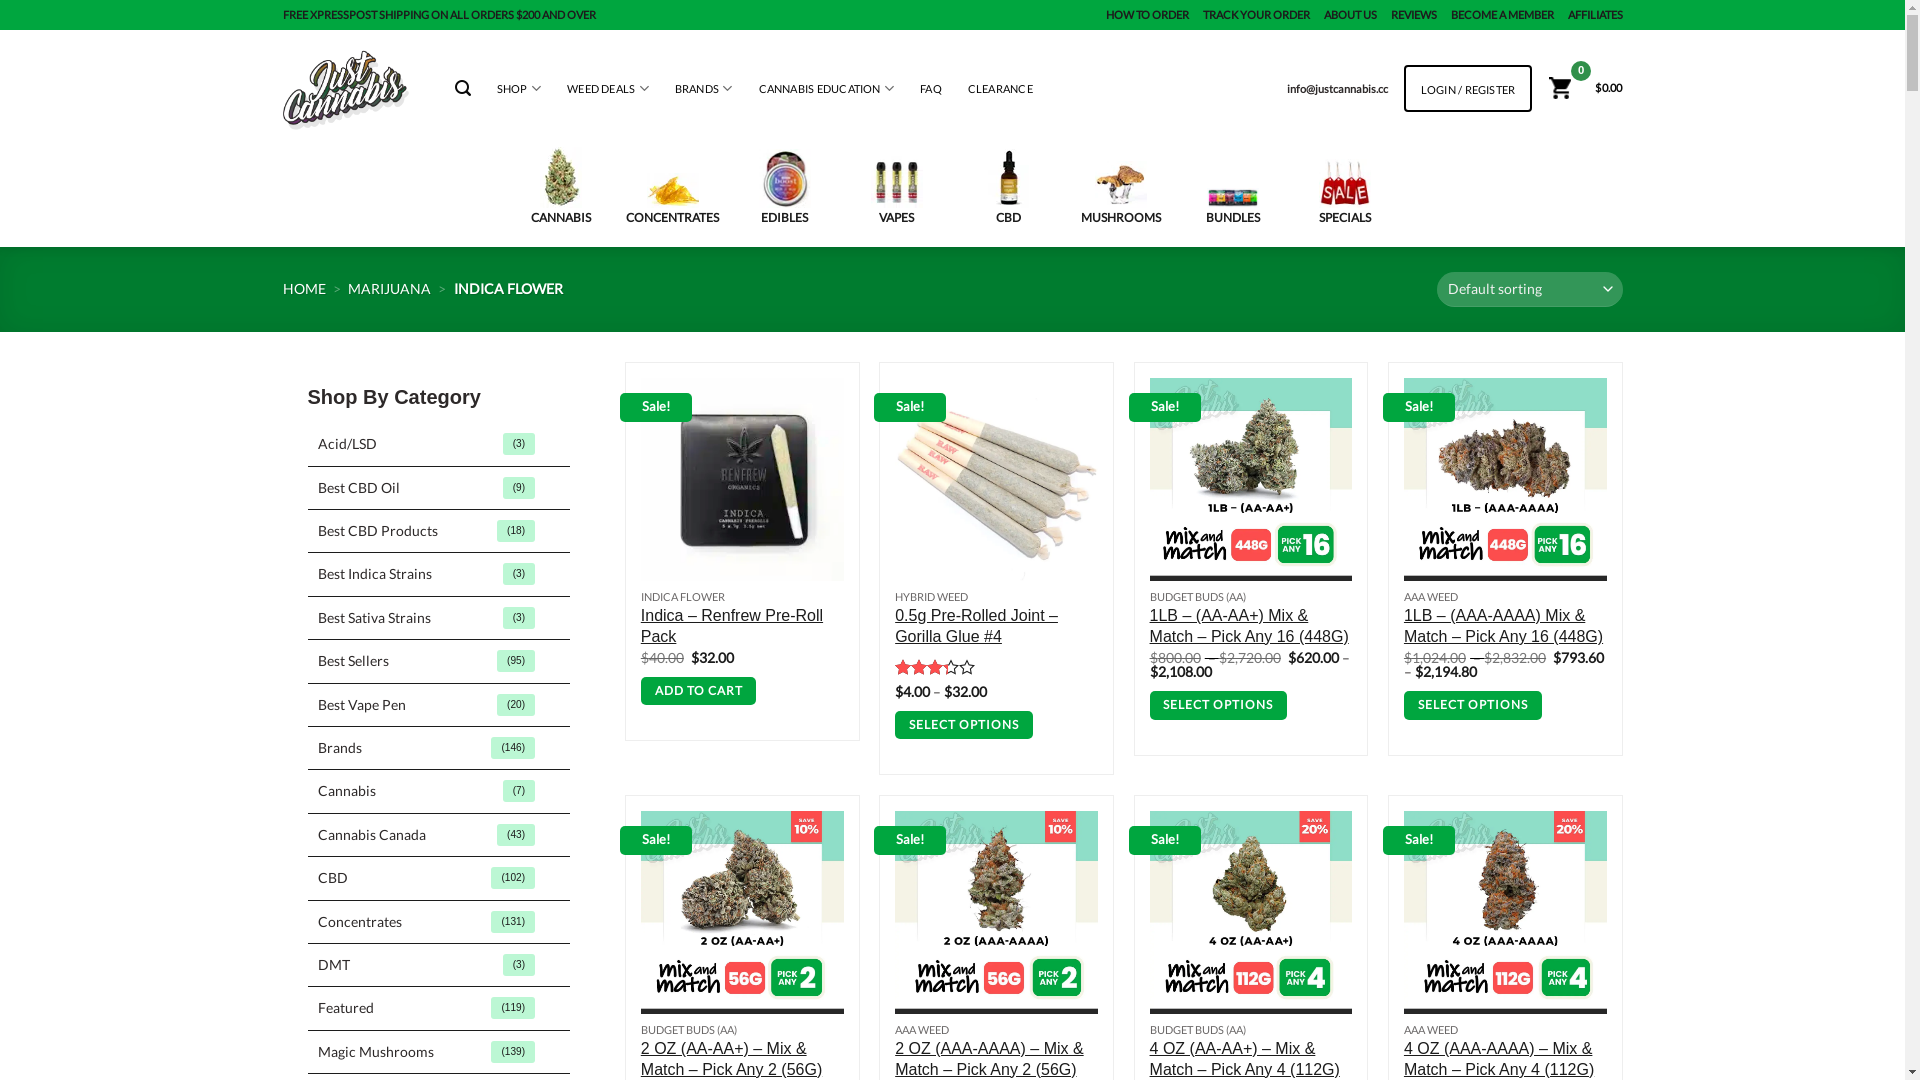  Describe the element at coordinates (968, 87) in the screenshot. I see `'CLEARANCE'` at that location.